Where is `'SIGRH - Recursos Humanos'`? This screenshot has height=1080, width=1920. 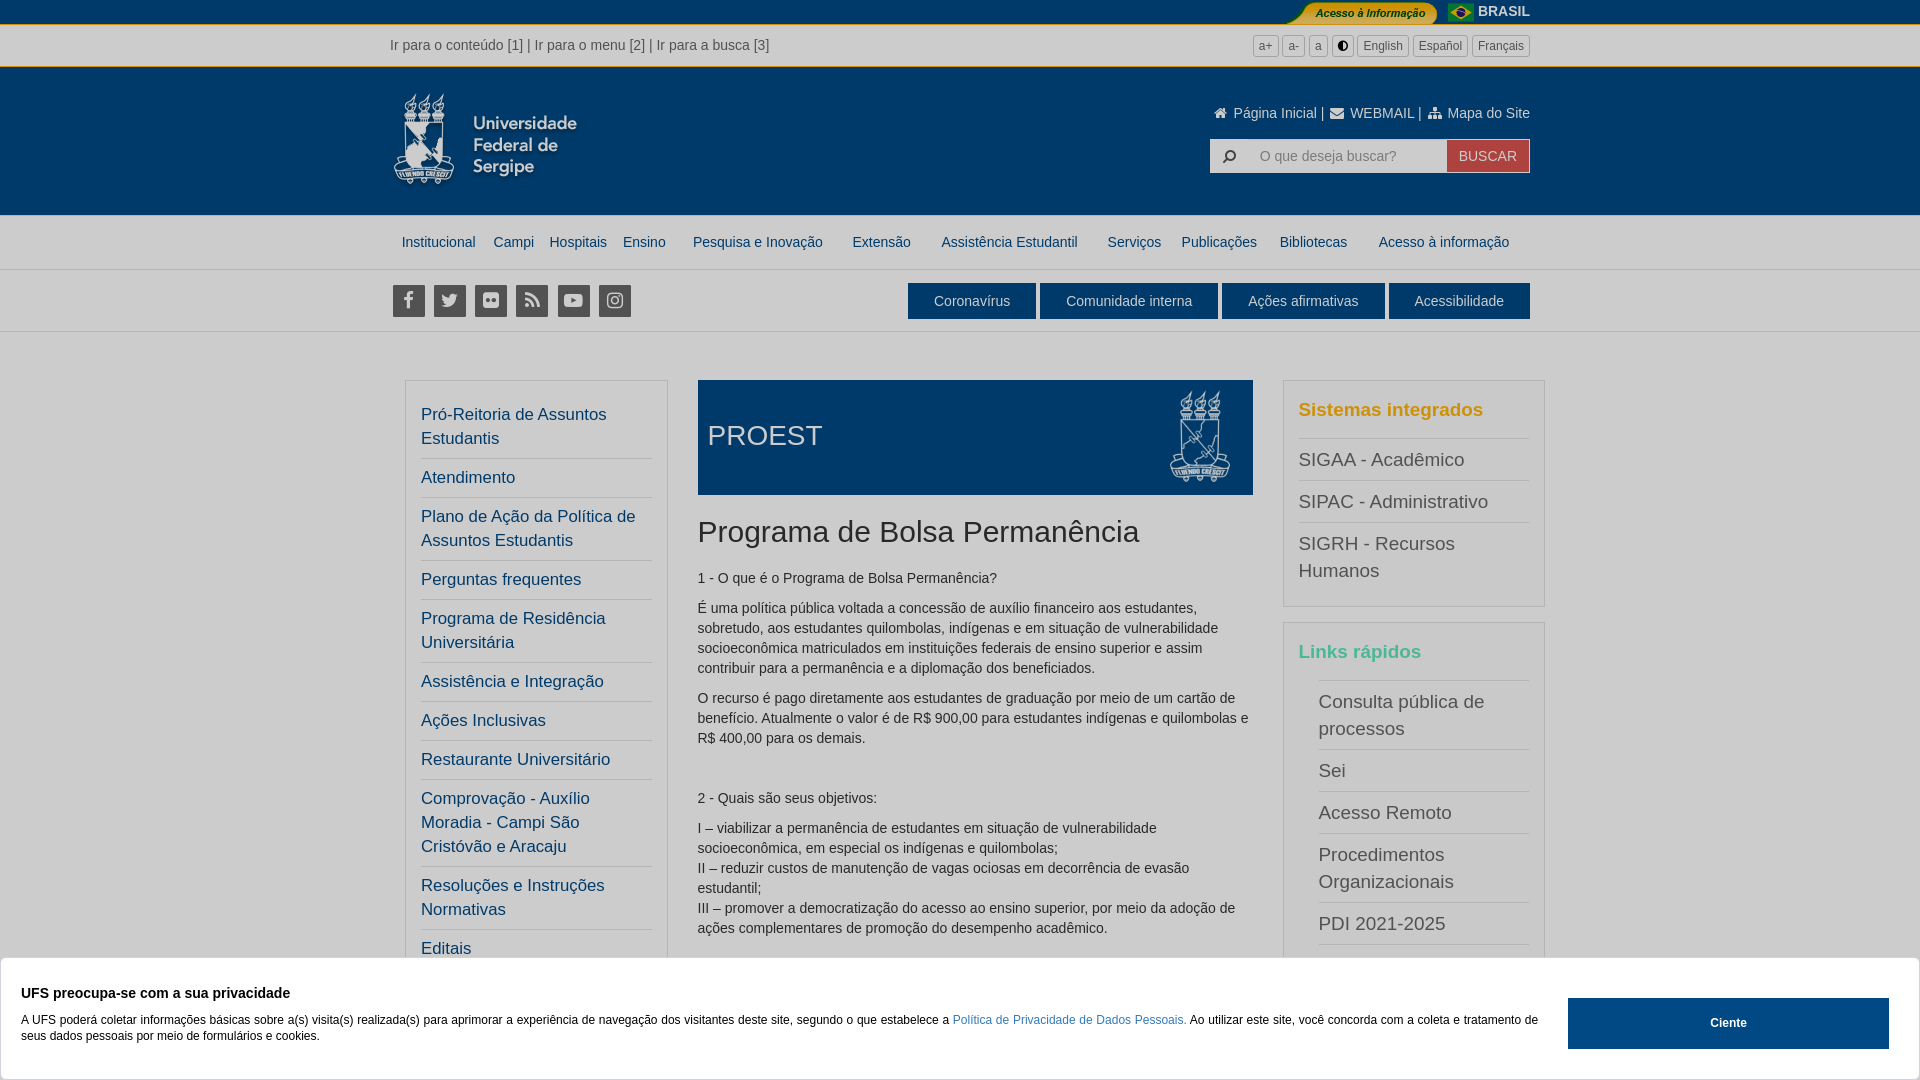 'SIGRH - Recursos Humanos' is located at coordinates (1297, 556).